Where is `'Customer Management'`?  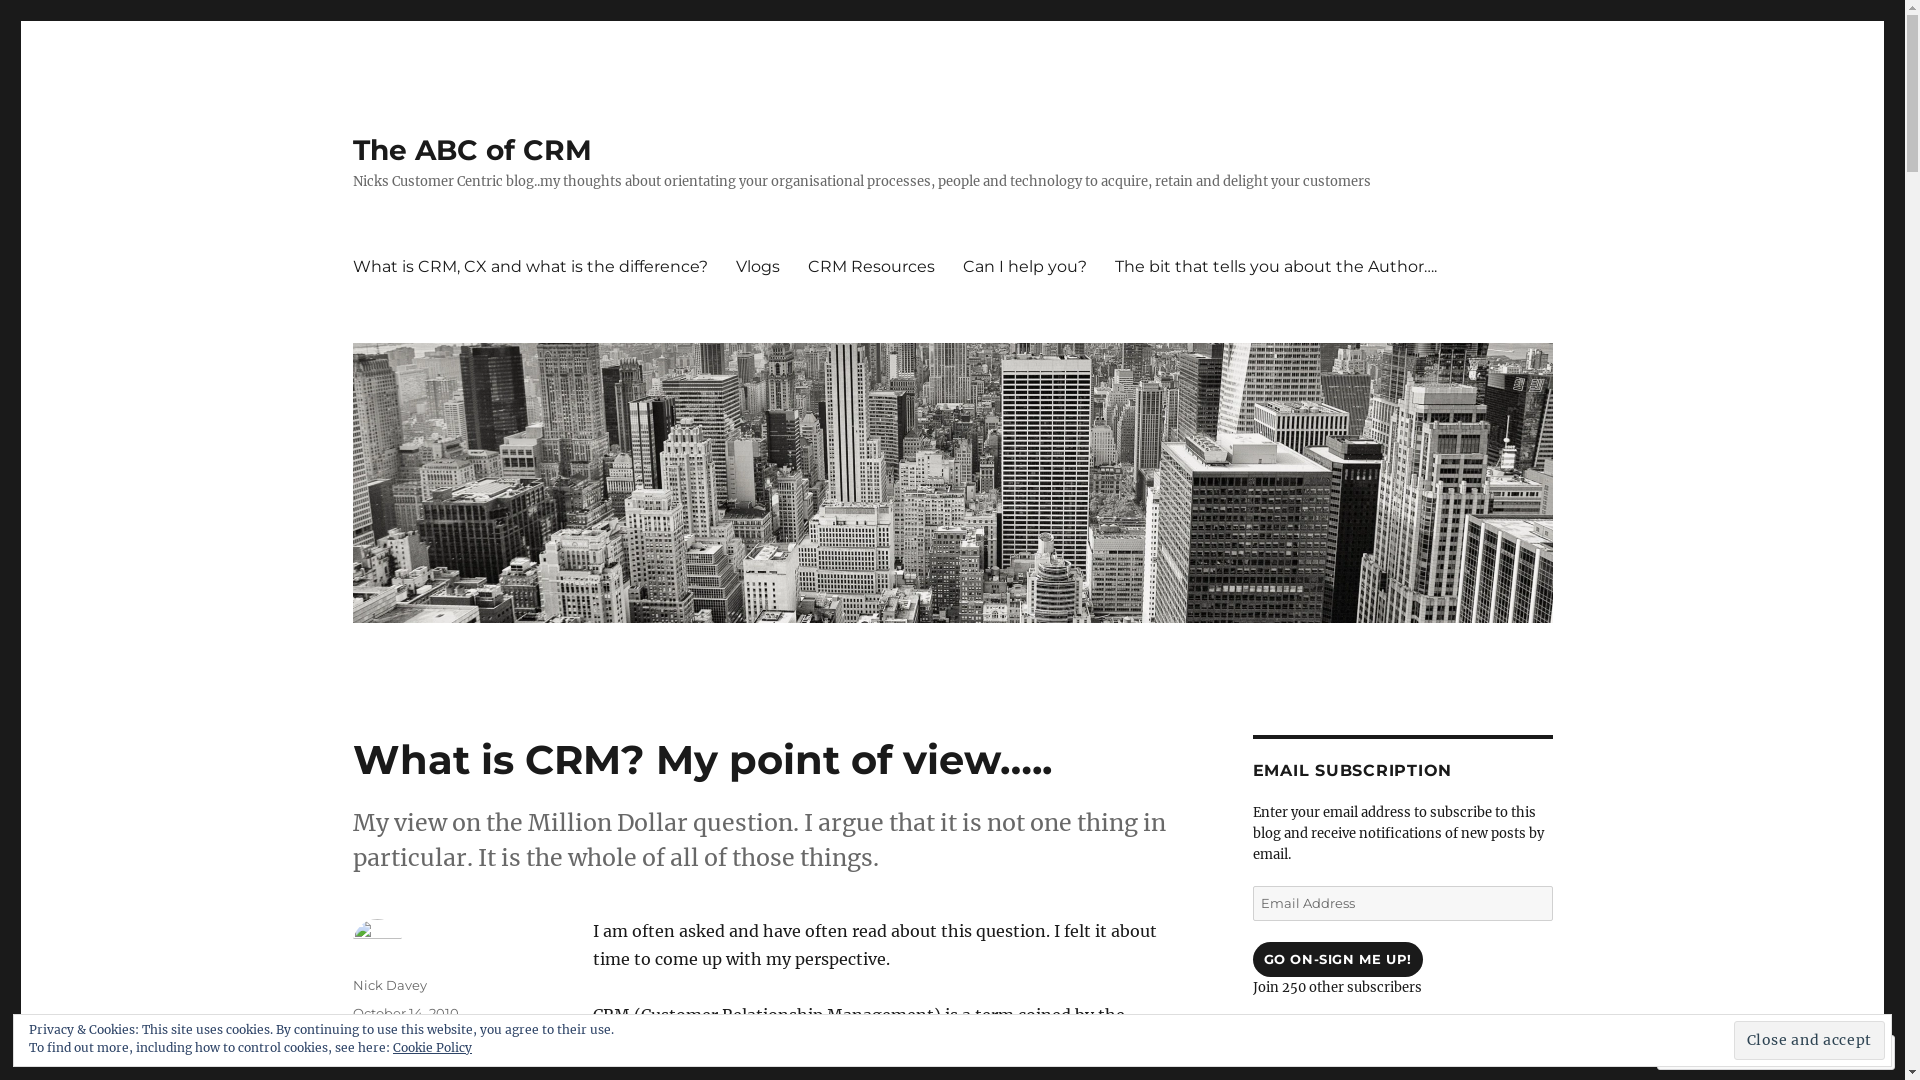 'Customer Management' is located at coordinates (429, 1060).